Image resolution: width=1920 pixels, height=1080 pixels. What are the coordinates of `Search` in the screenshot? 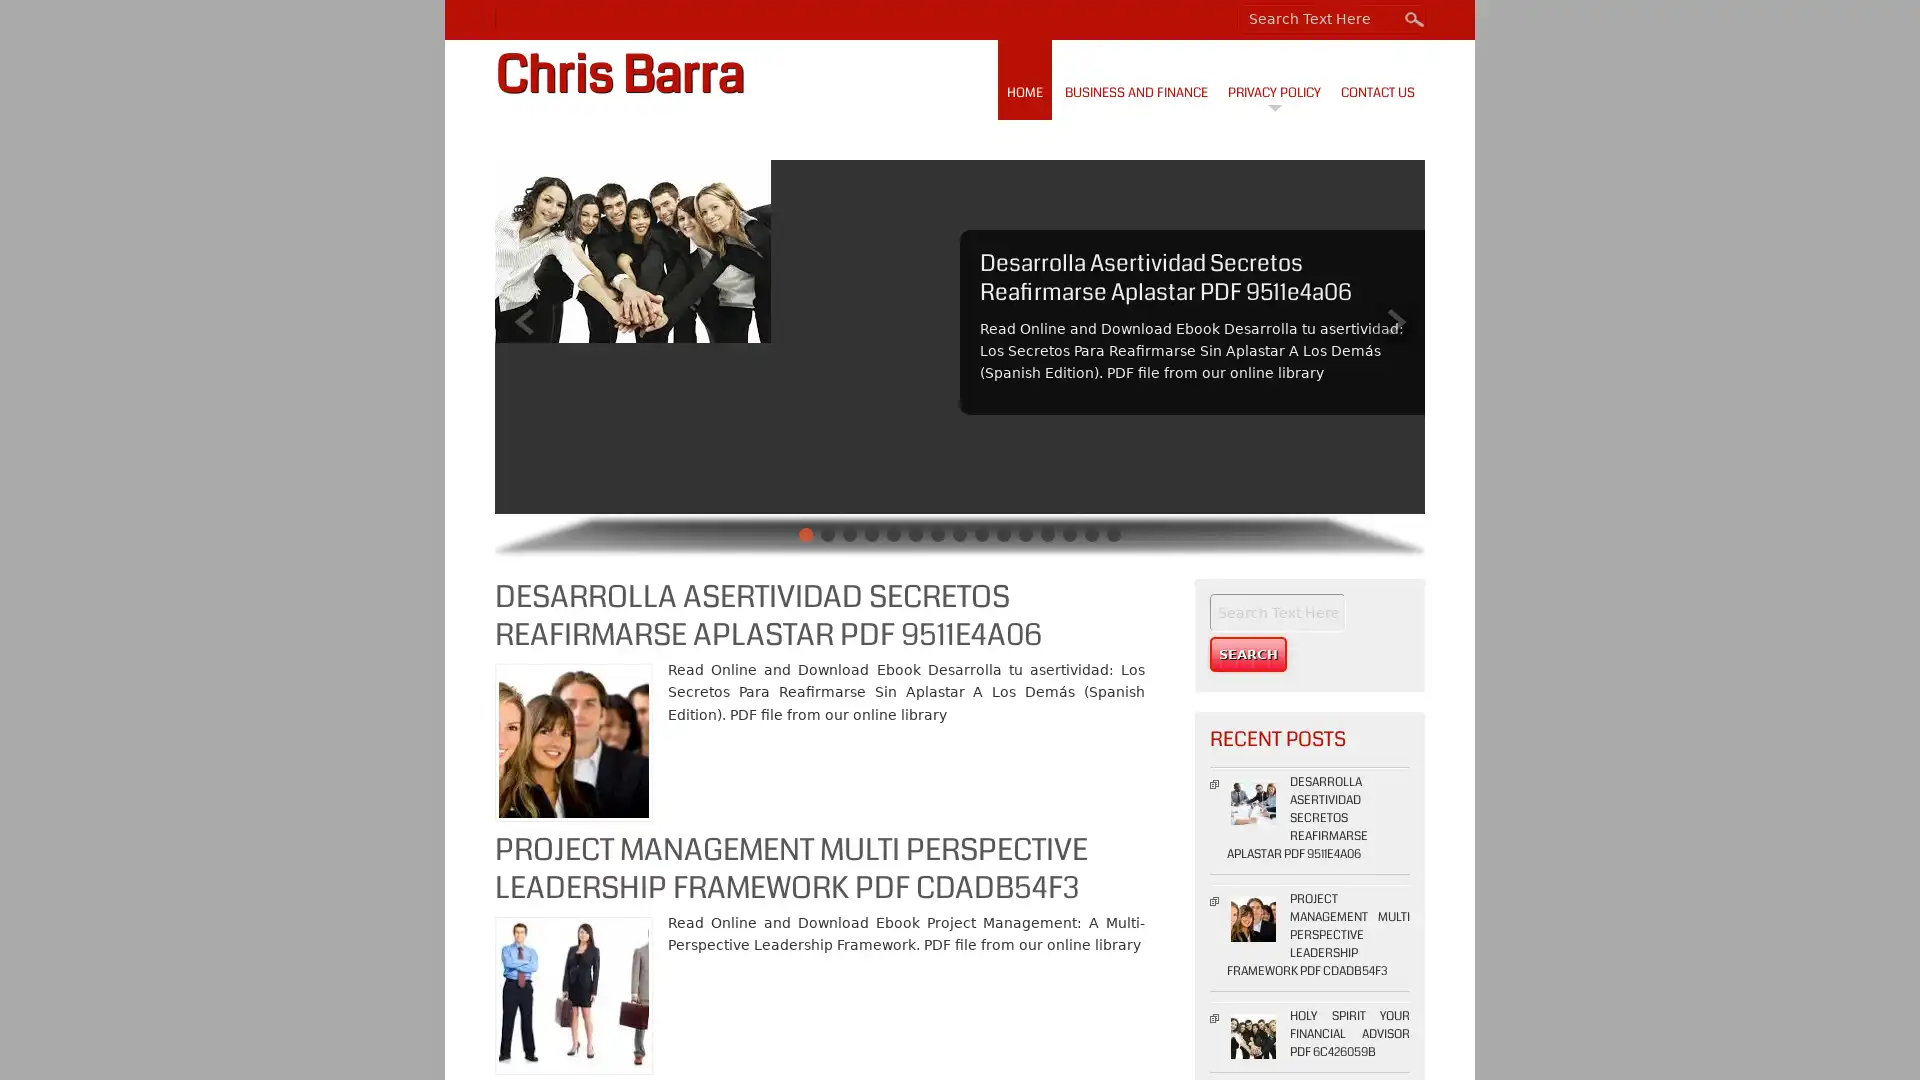 It's located at (1247, 654).